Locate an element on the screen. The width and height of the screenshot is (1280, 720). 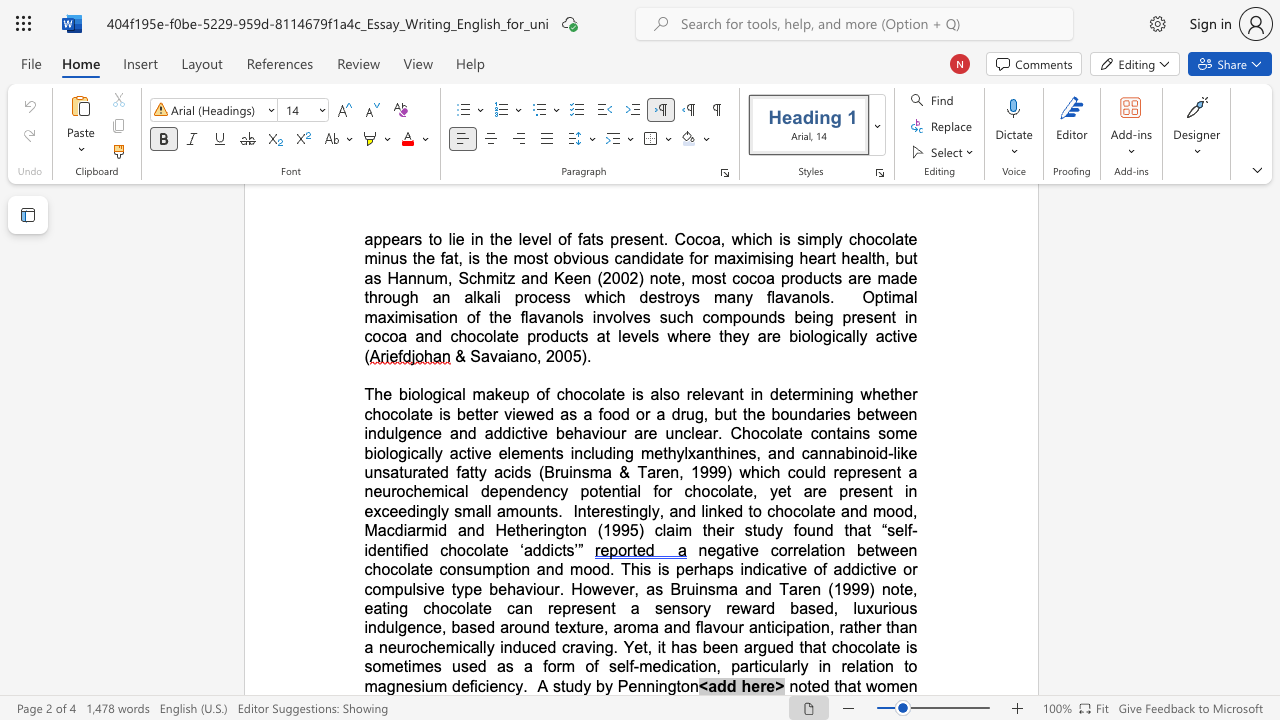
the subset text "her" within the text "<add here>" is located at coordinates (740, 685).